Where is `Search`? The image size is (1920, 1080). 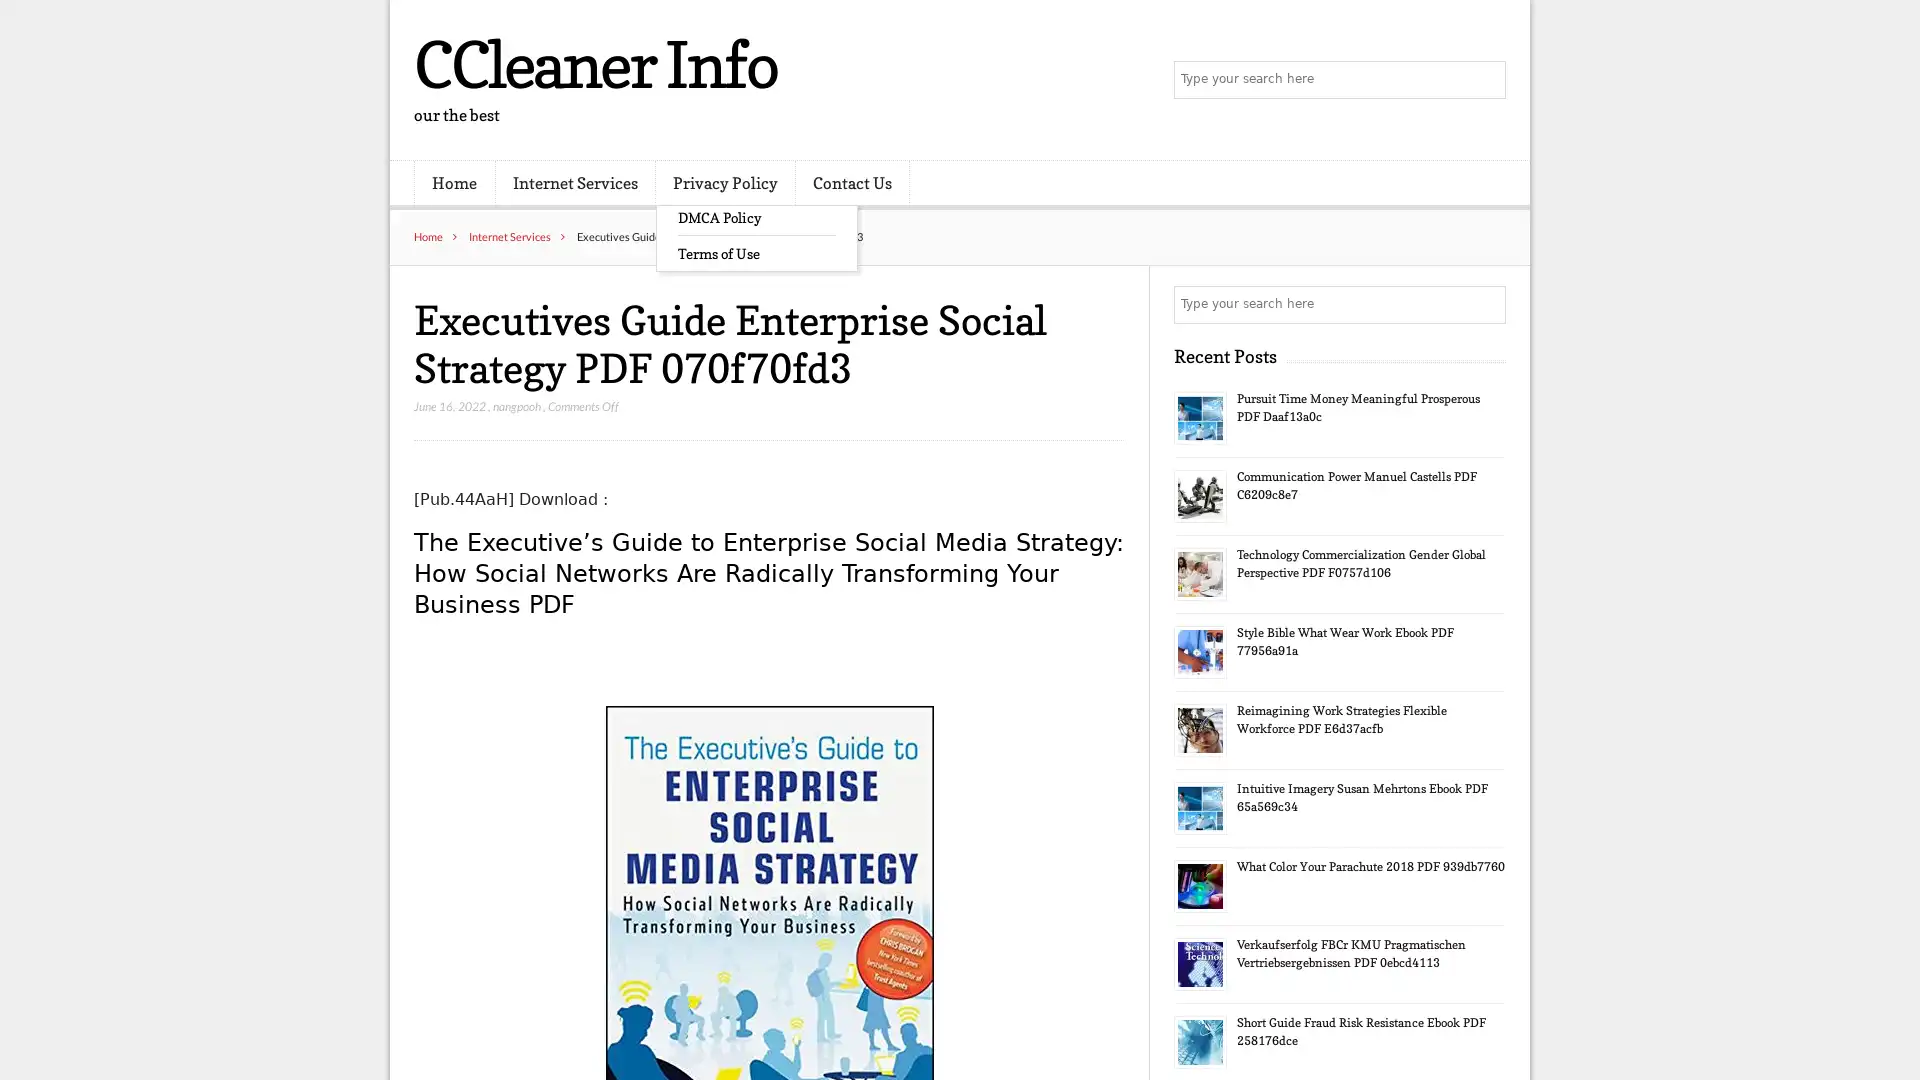
Search is located at coordinates (1485, 304).